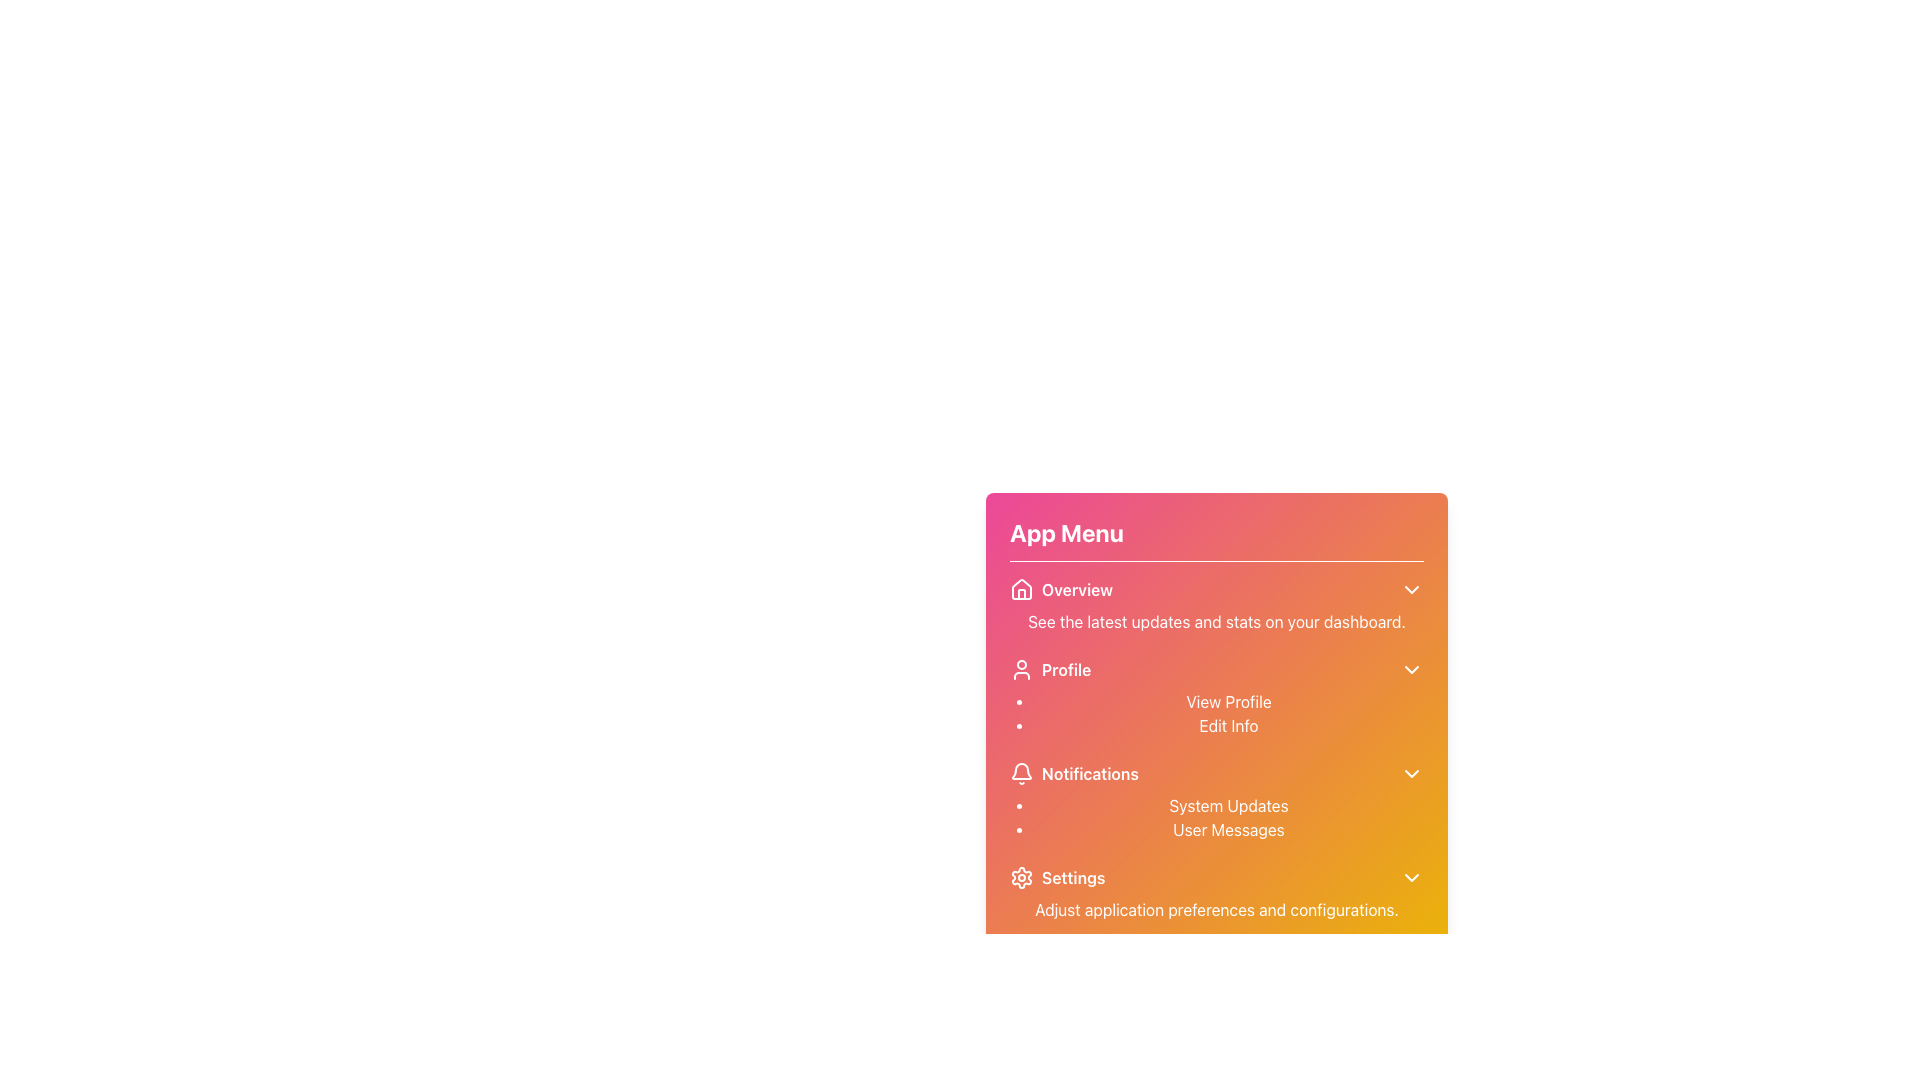 The width and height of the screenshot is (1920, 1080). What do you see at coordinates (1410, 670) in the screenshot?
I see `the downward-pointing chevron icon in the 'Profile' section of the menu` at bounding box center [1410, 670].